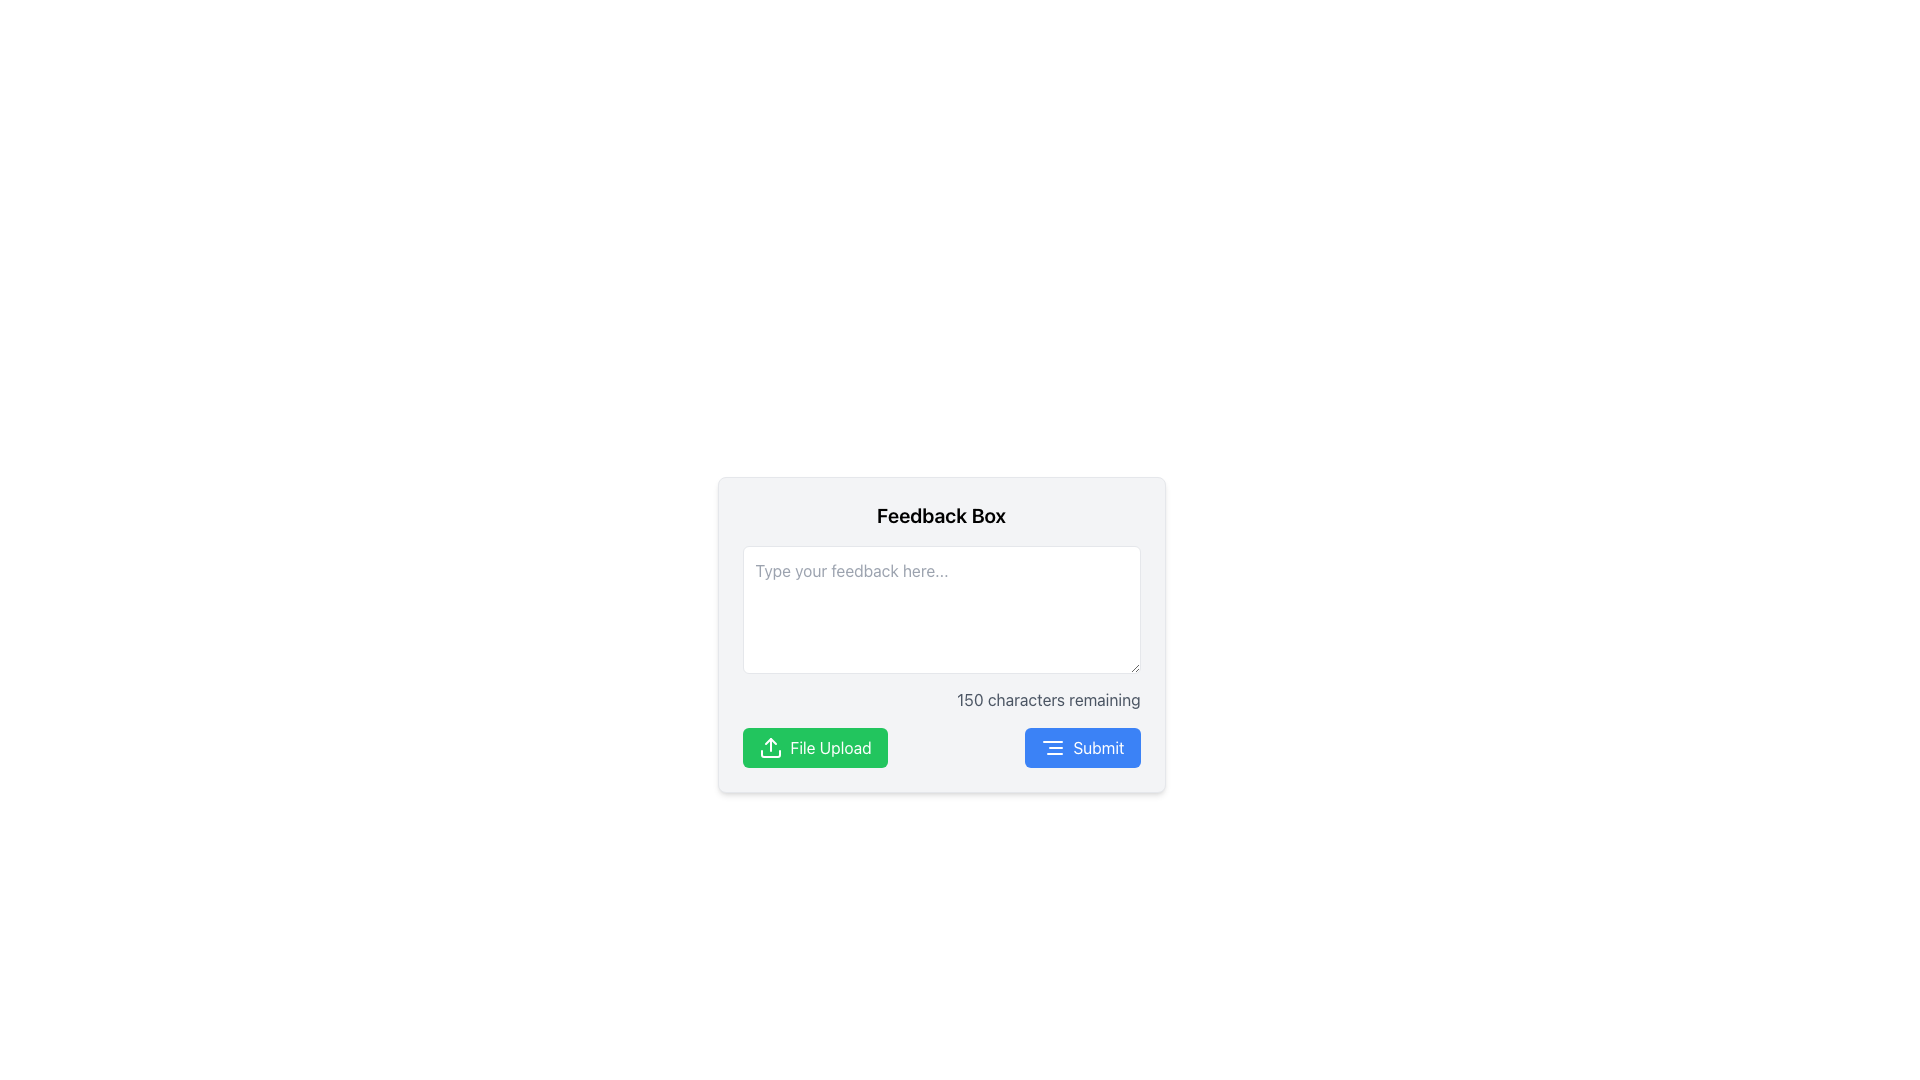 This screenshot has height=1080, width=1920. What do you see at coordinates (769, 748) in the screenshot?
I see `the icon representing the file upload action, which is located to the left of the text label inside the 'File Upload' button at the bottom-left corner of the feedback box section` at bounding box center [769, 748].